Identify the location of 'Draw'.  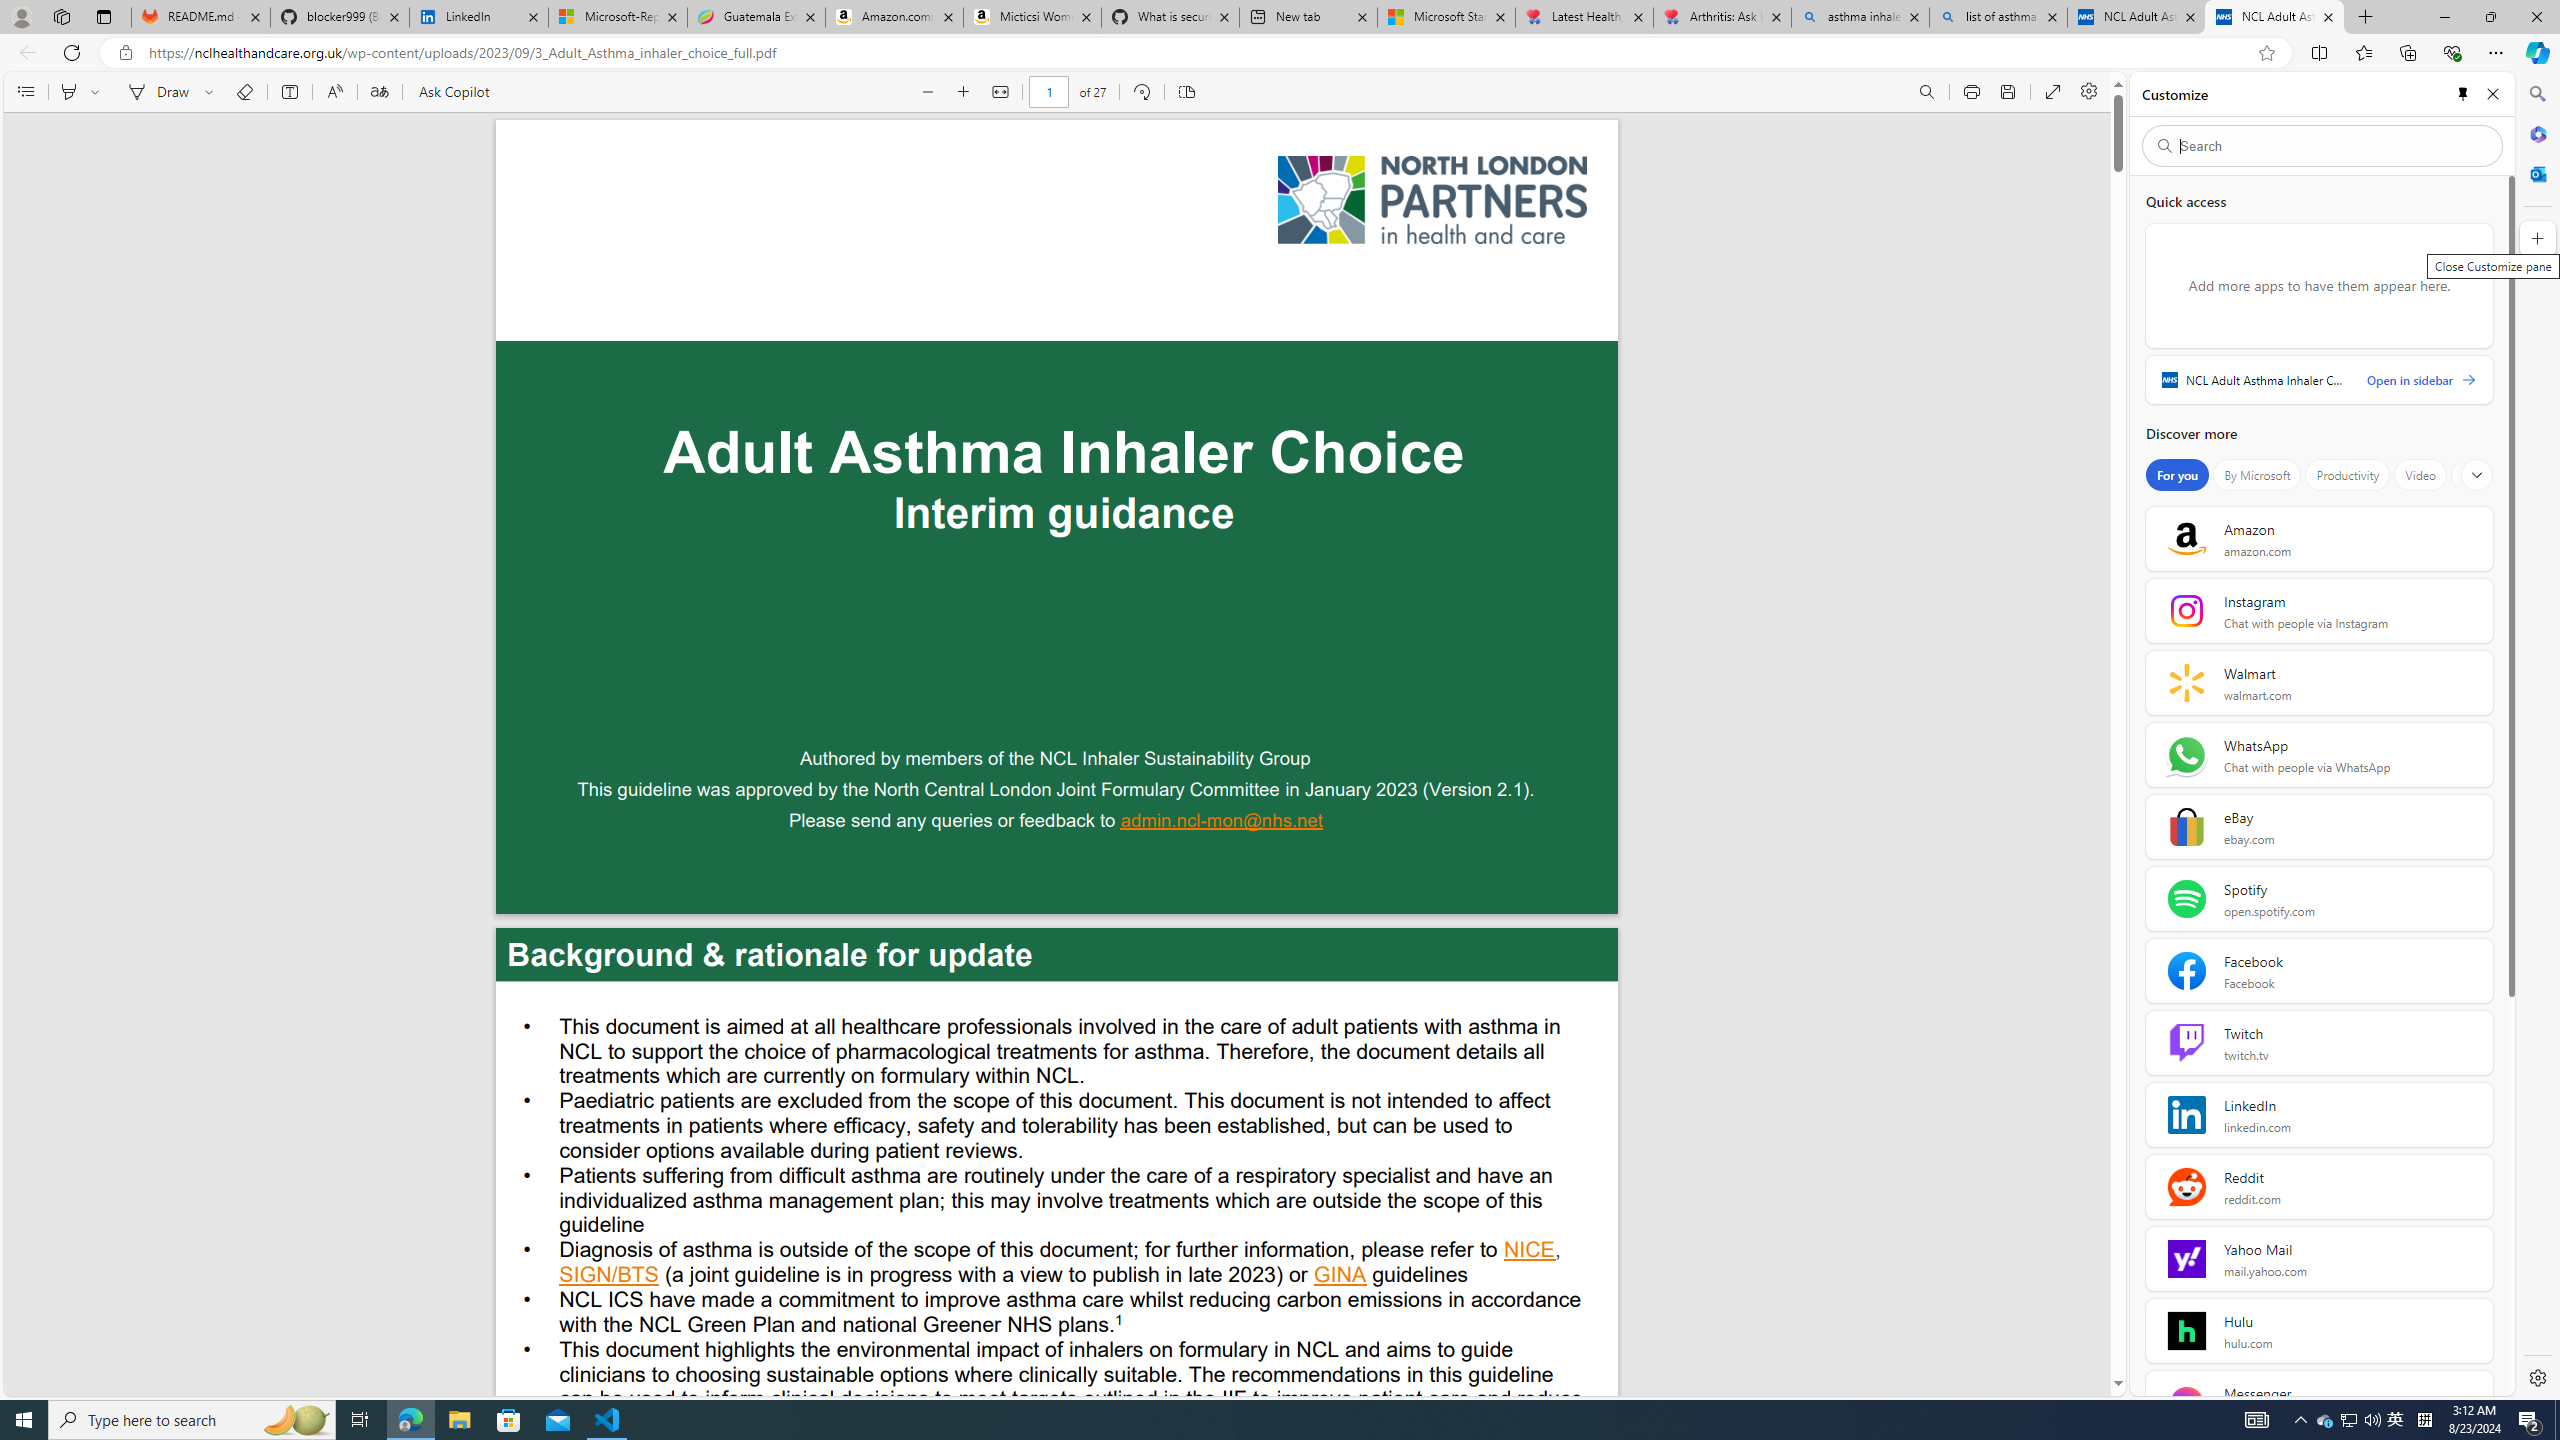
(155, 91).